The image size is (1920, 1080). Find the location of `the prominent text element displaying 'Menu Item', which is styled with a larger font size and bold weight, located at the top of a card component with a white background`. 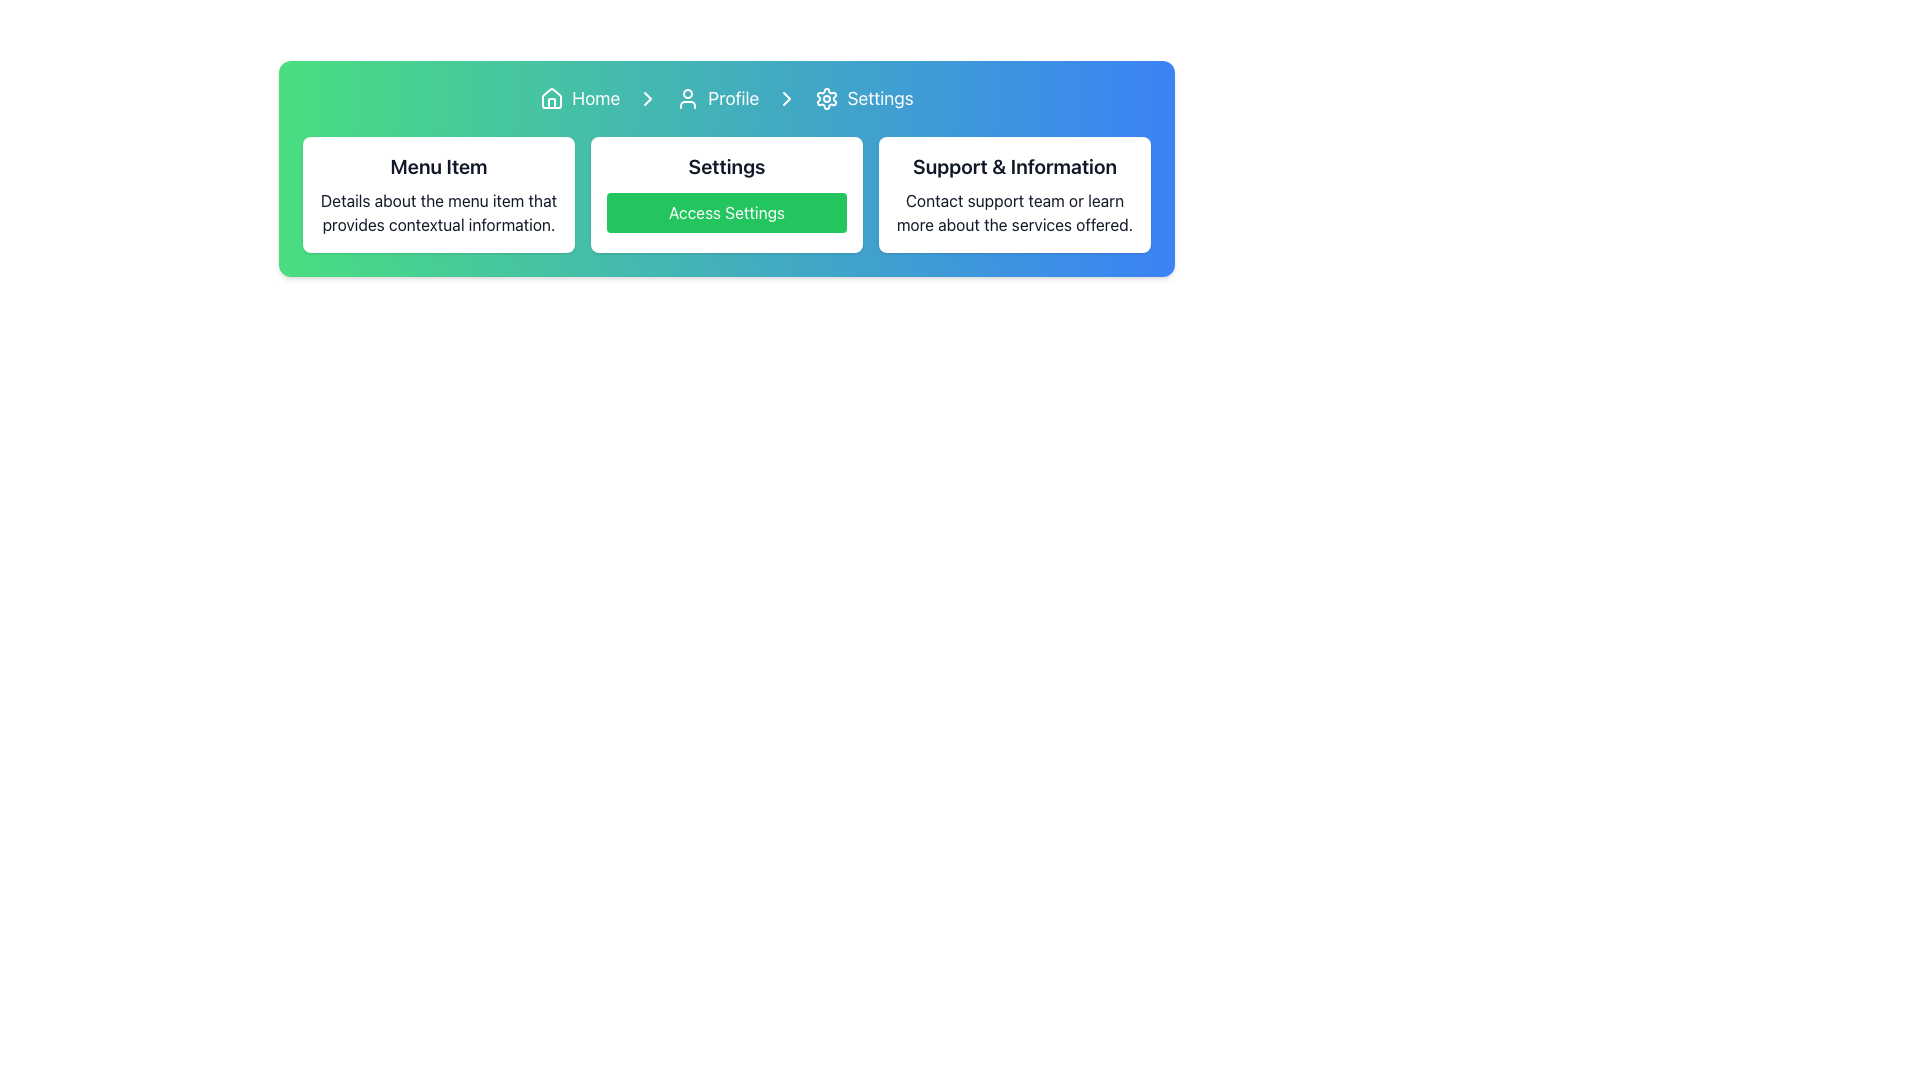

the prominent text element displaying 'Menu Item', which is styled with a larger font size and bold weight, located at the top of a card component with a white background is located at coordinates (437, 165).